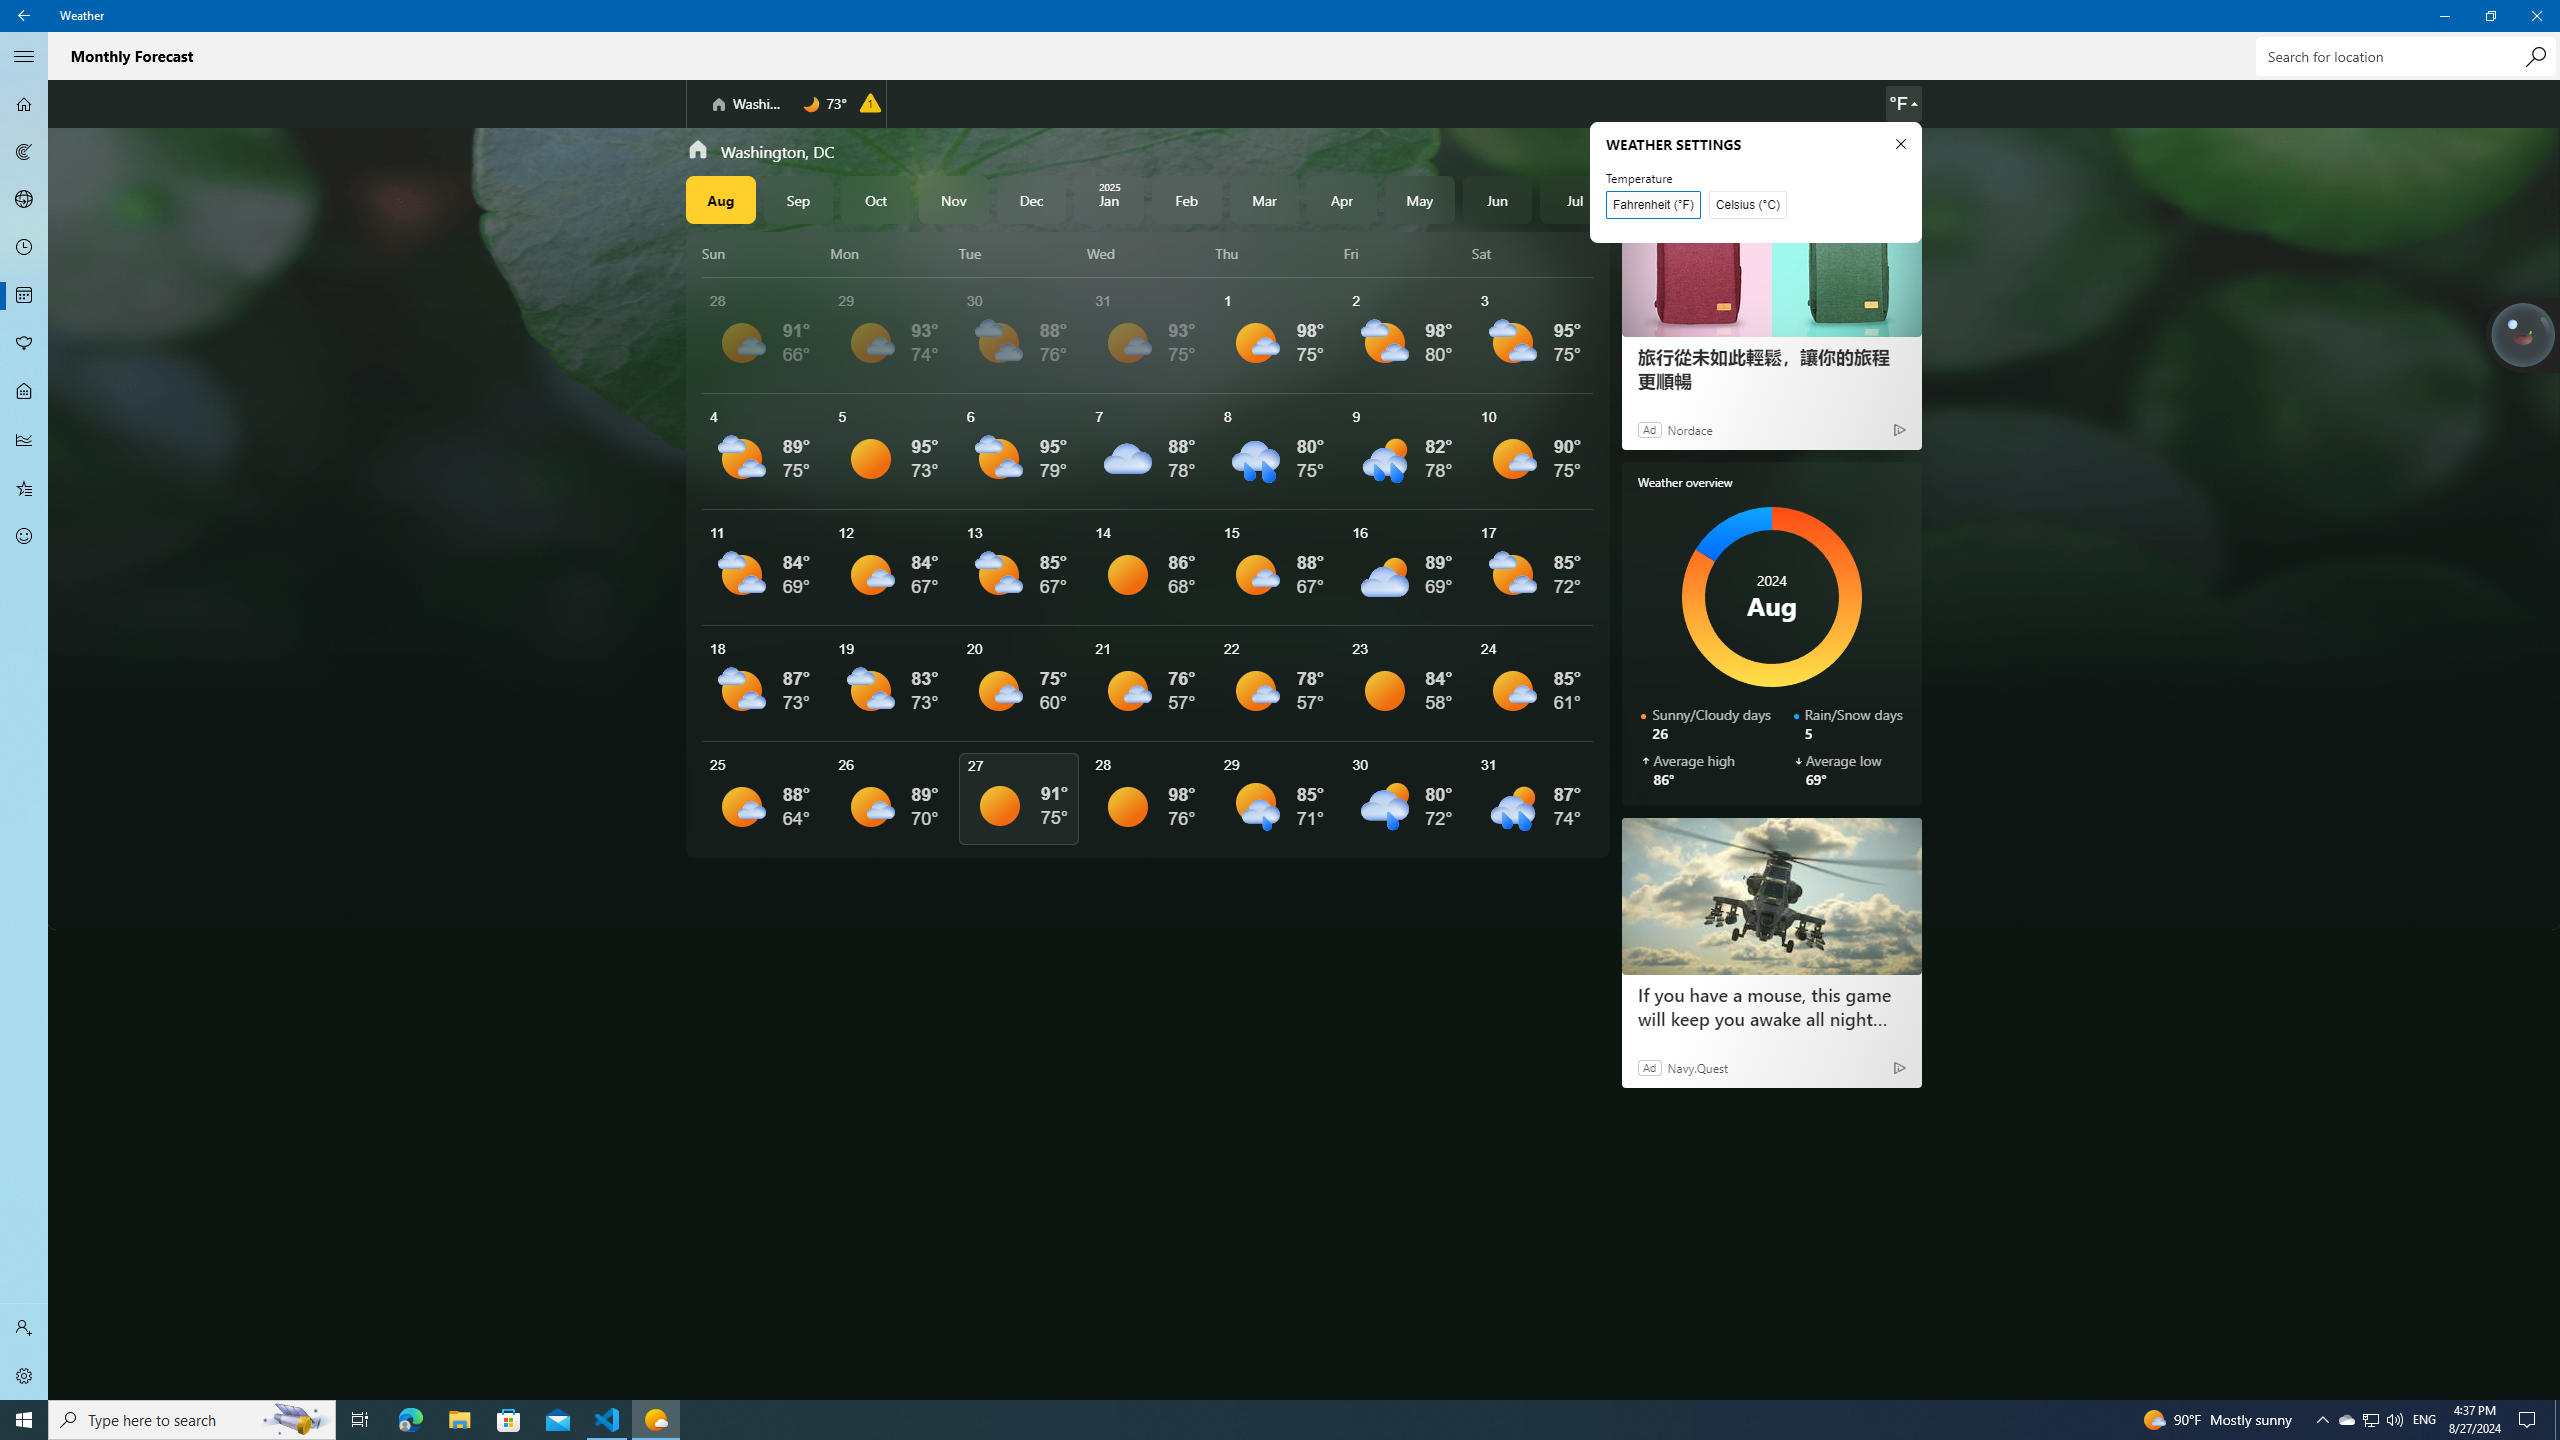  Describe the element at coordinates (24, 1374) in the screenshot. I see `'Settings'` at that location.